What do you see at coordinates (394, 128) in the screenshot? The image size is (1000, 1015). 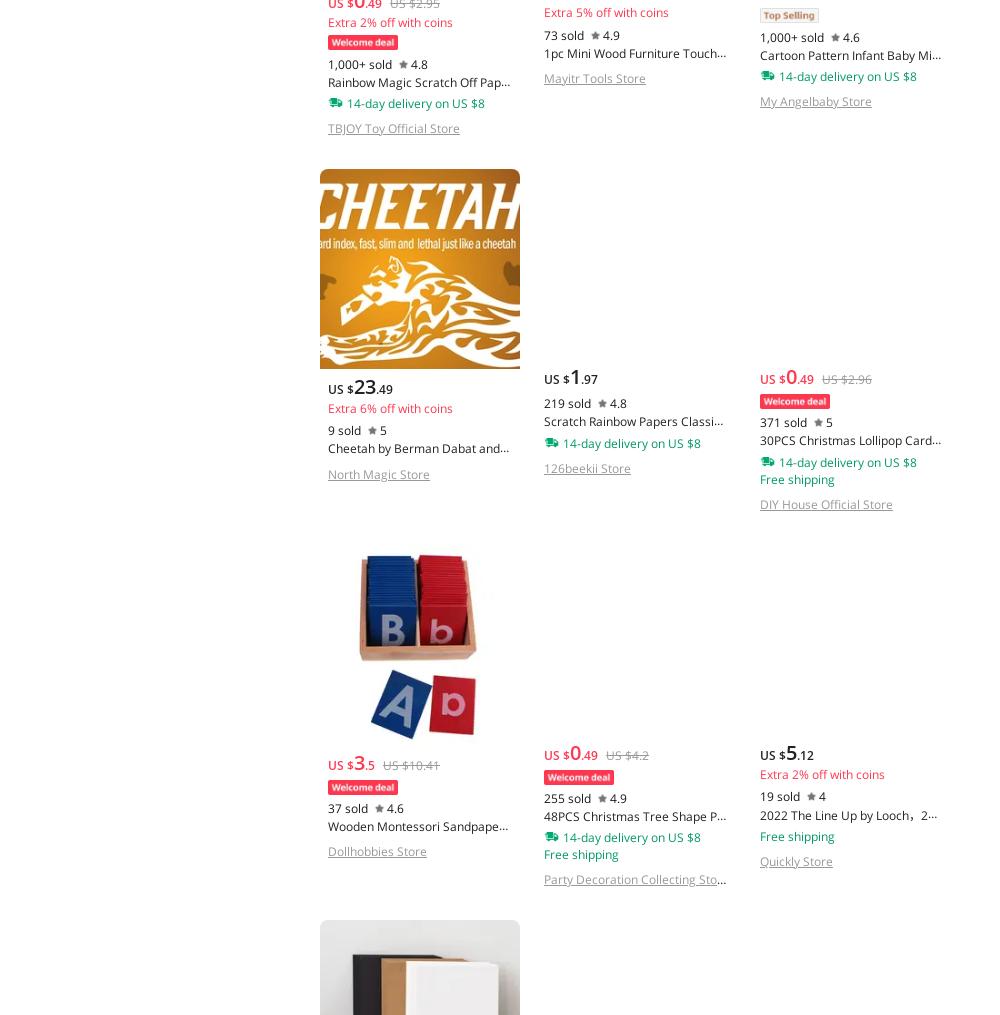 I see `'TBJOY Toy Official Store'` at bounding box center [394, 128].